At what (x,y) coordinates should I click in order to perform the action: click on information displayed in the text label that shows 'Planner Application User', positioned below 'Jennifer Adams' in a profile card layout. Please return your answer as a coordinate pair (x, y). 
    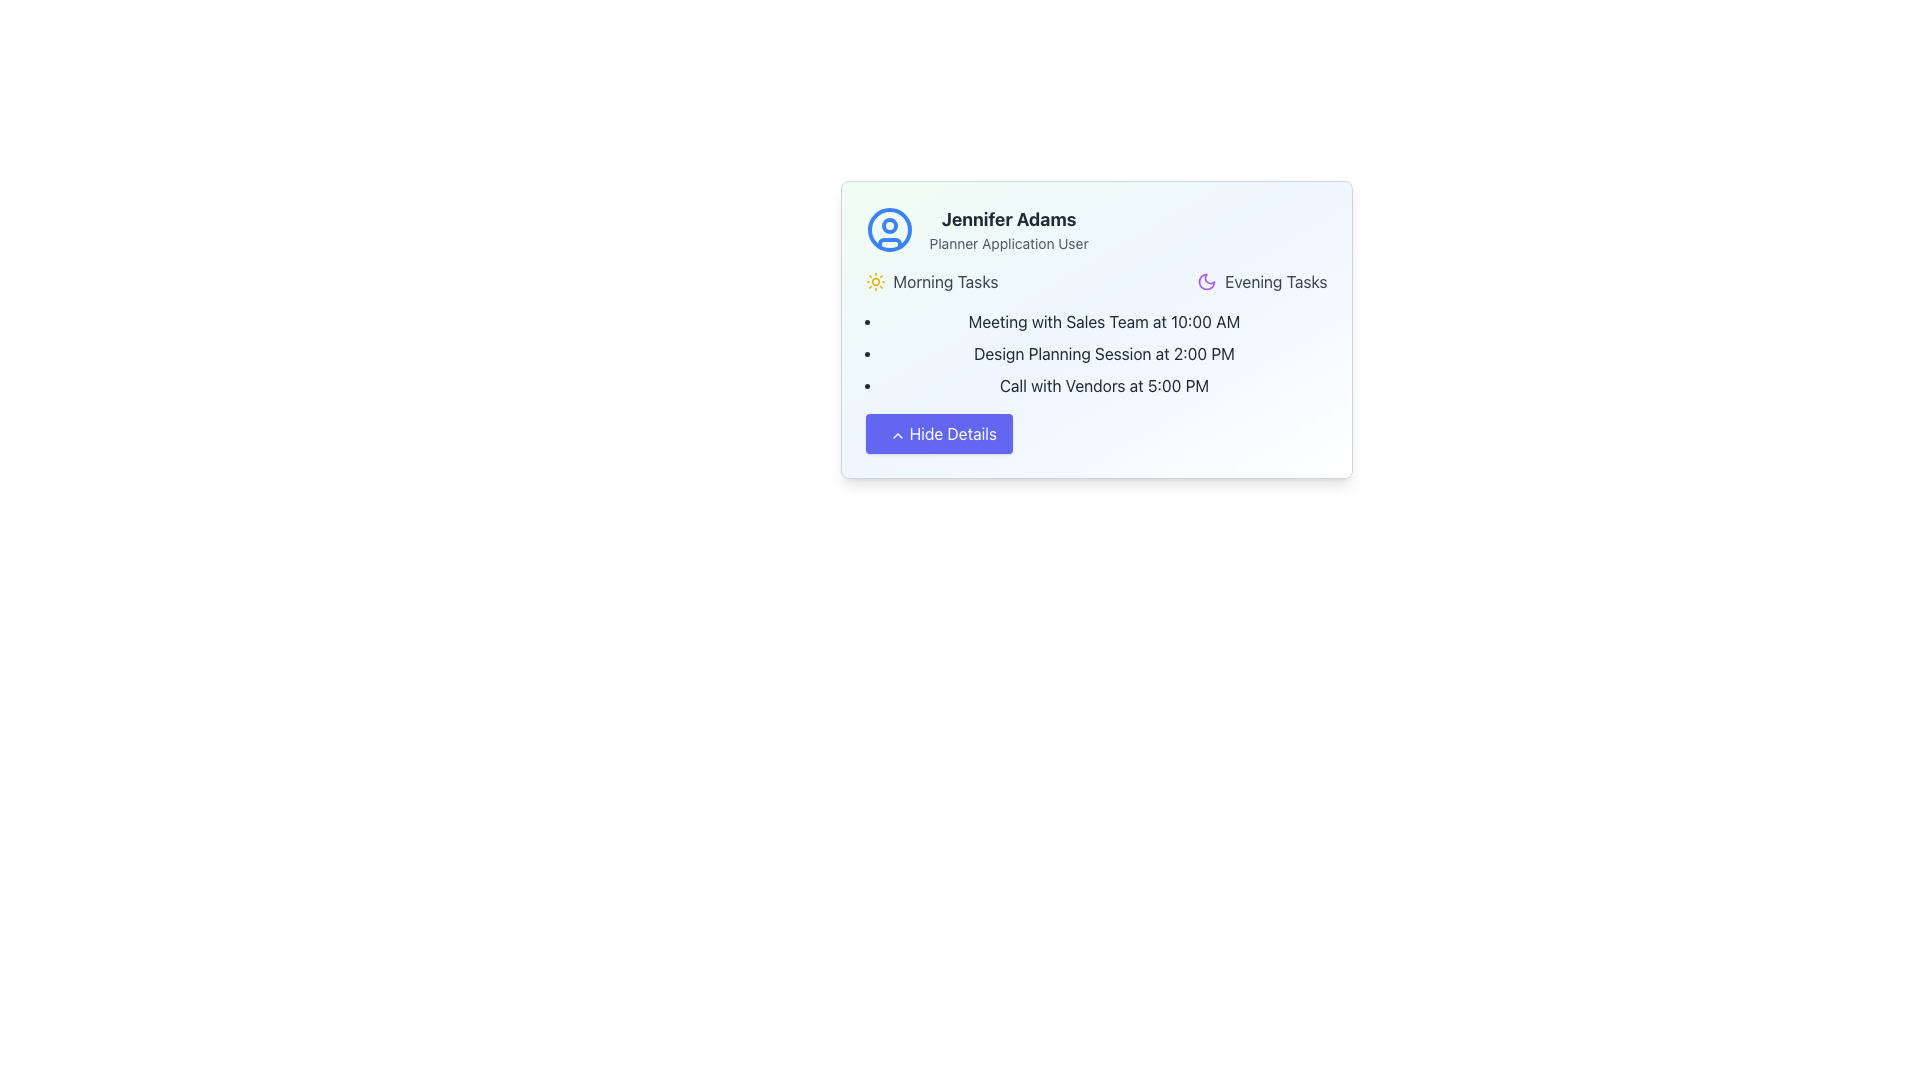
    Looking at the image, I should click on (1009, 242).